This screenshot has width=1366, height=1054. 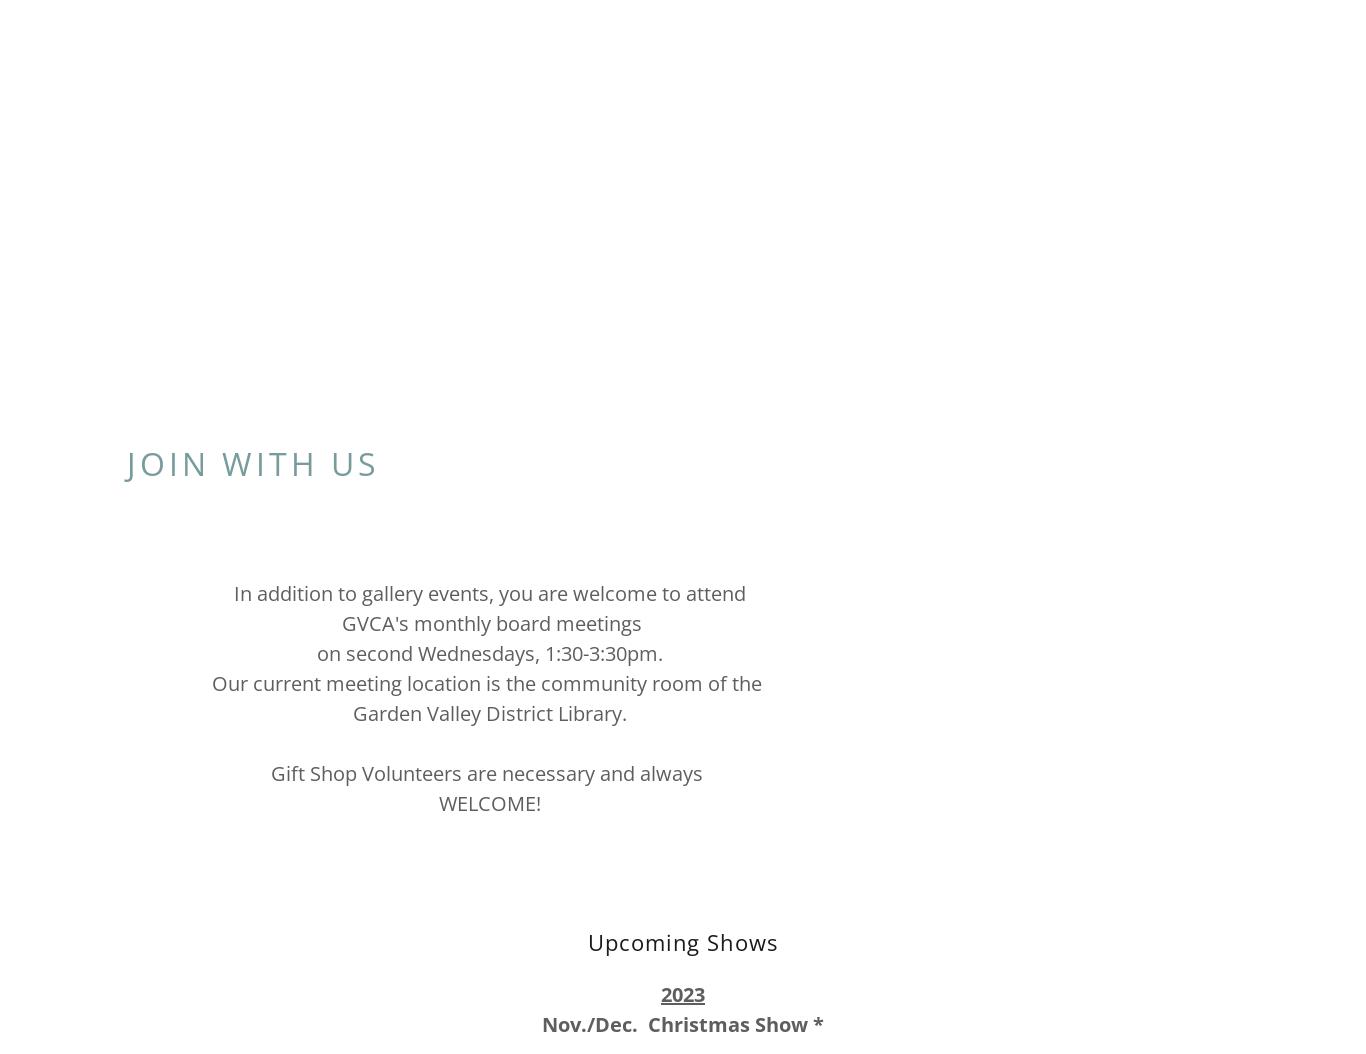 What do you see at coordinates (683, 994) in the screenshot?
I see `'2023'` at bounding box center [683, 994].